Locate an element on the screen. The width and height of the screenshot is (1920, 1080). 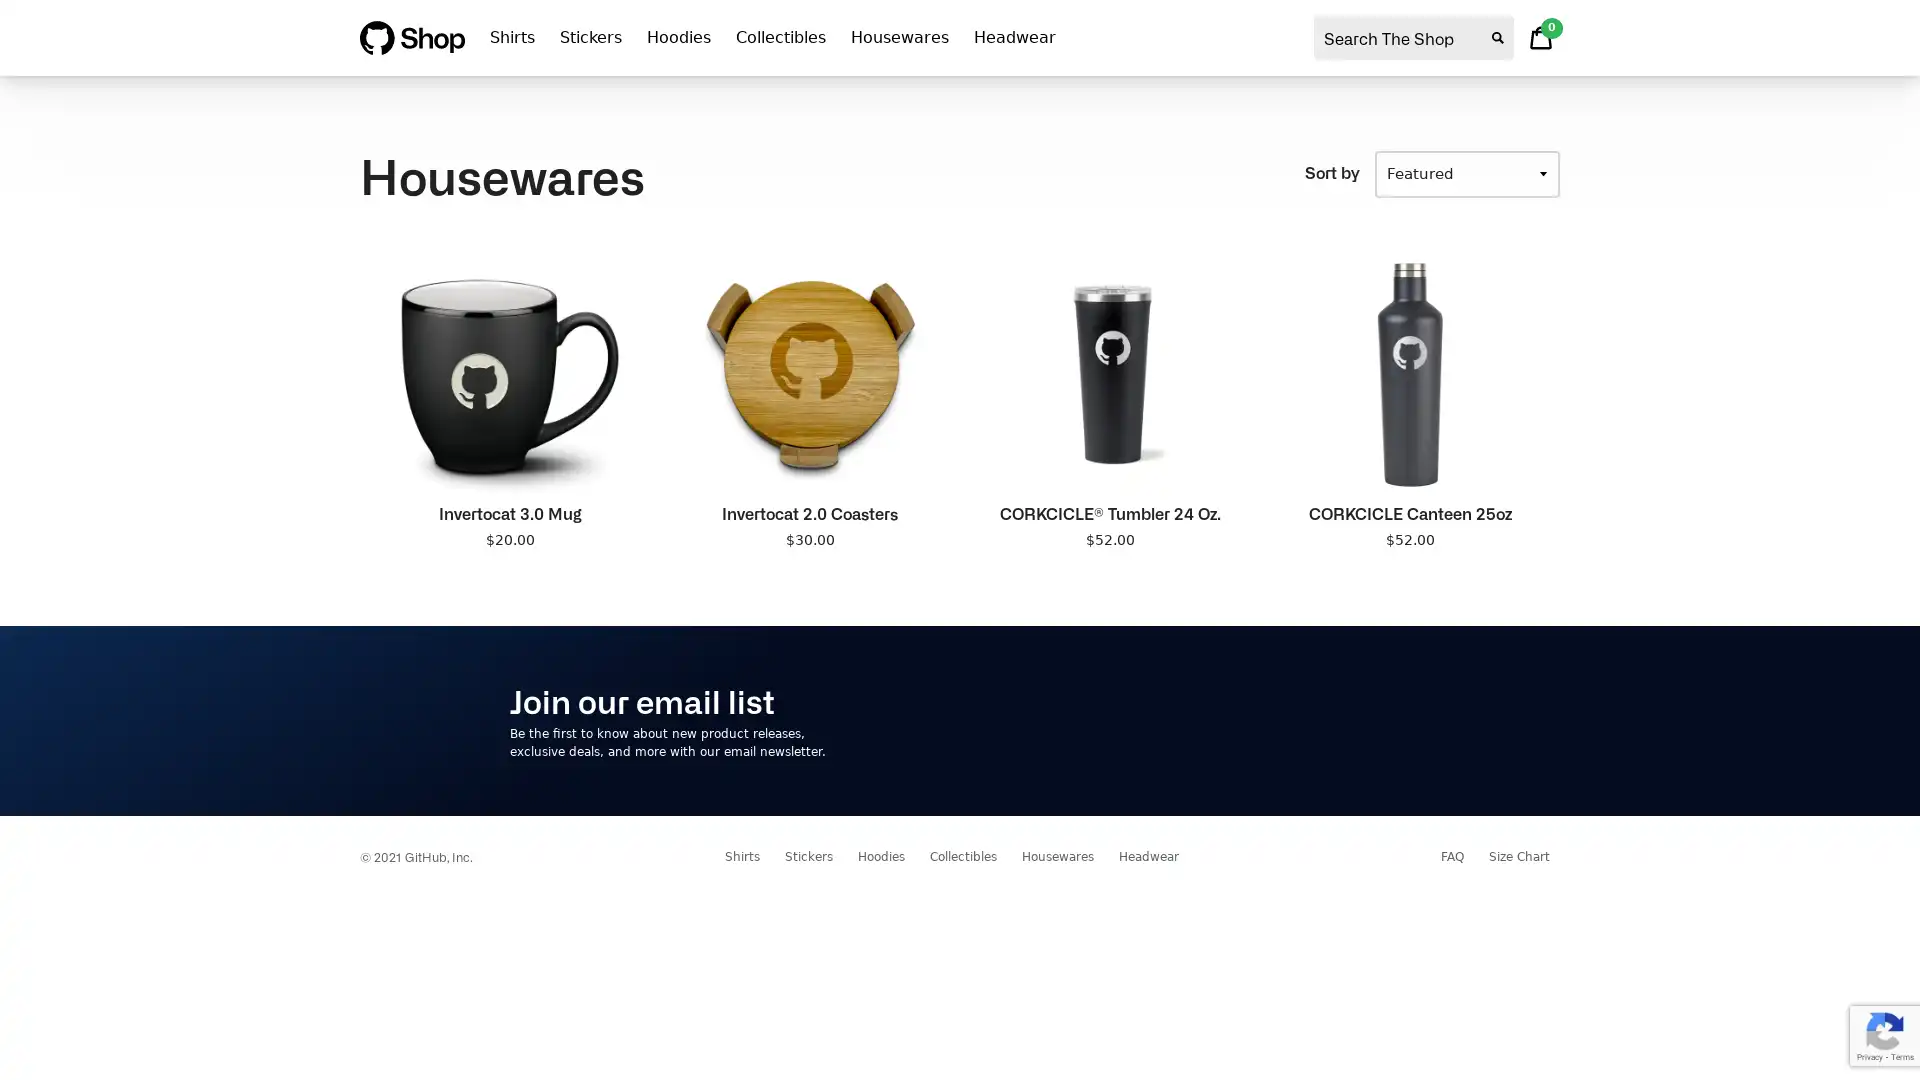
Subscribe is located at coordinates (1349, 720).